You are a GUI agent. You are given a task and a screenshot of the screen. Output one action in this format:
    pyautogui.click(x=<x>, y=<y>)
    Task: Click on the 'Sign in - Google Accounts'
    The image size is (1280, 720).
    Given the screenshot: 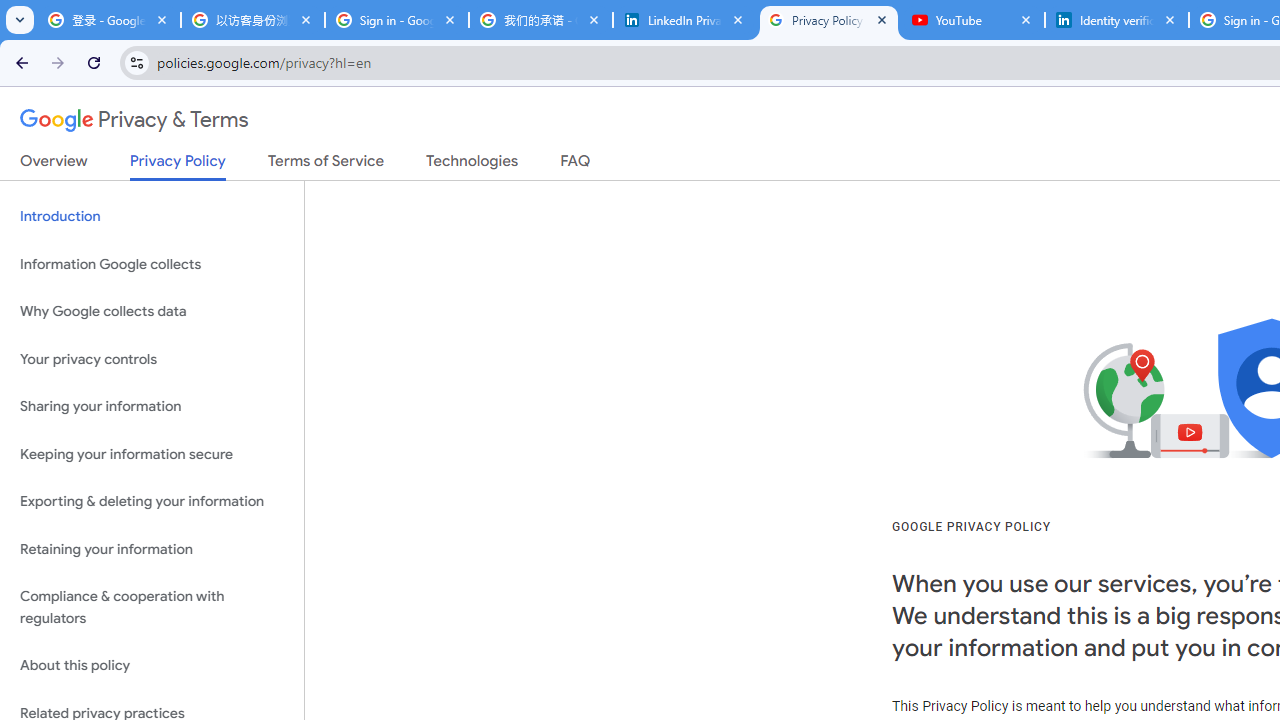 What is the action you would take?
    pyautogui.click(x=396, y=20)
    